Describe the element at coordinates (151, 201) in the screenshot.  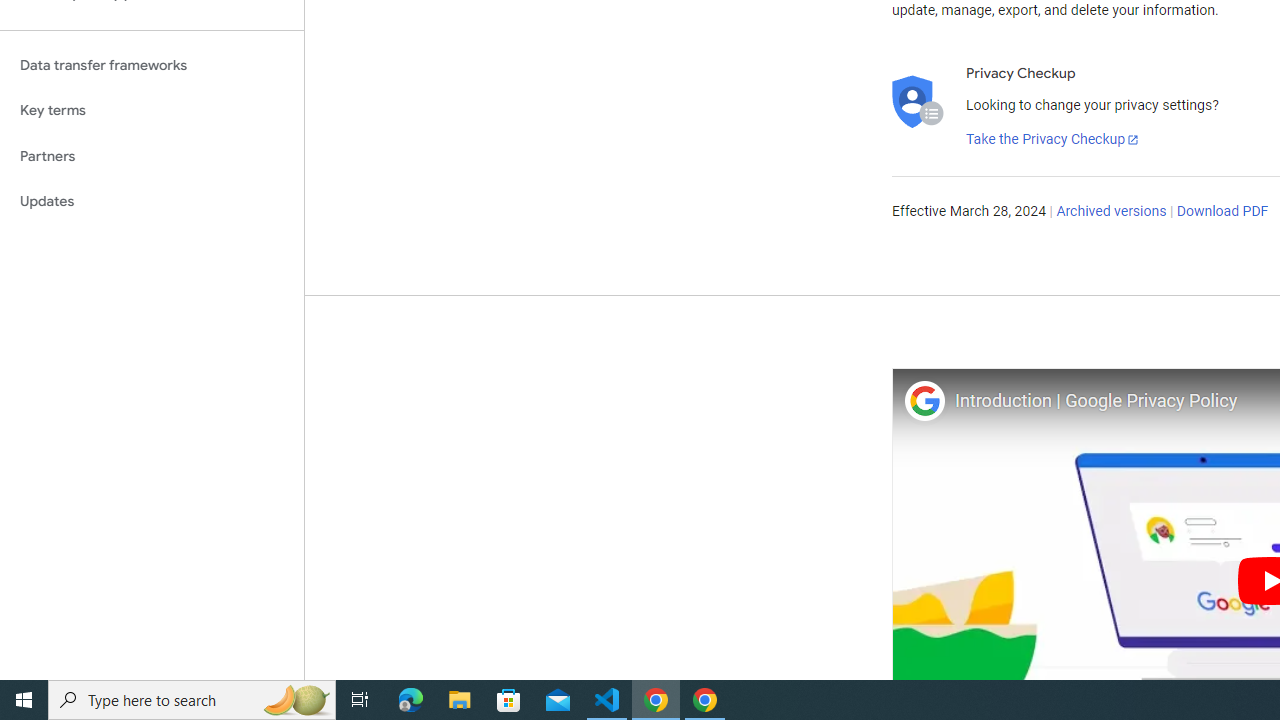
I see `'Updates'` at that location.